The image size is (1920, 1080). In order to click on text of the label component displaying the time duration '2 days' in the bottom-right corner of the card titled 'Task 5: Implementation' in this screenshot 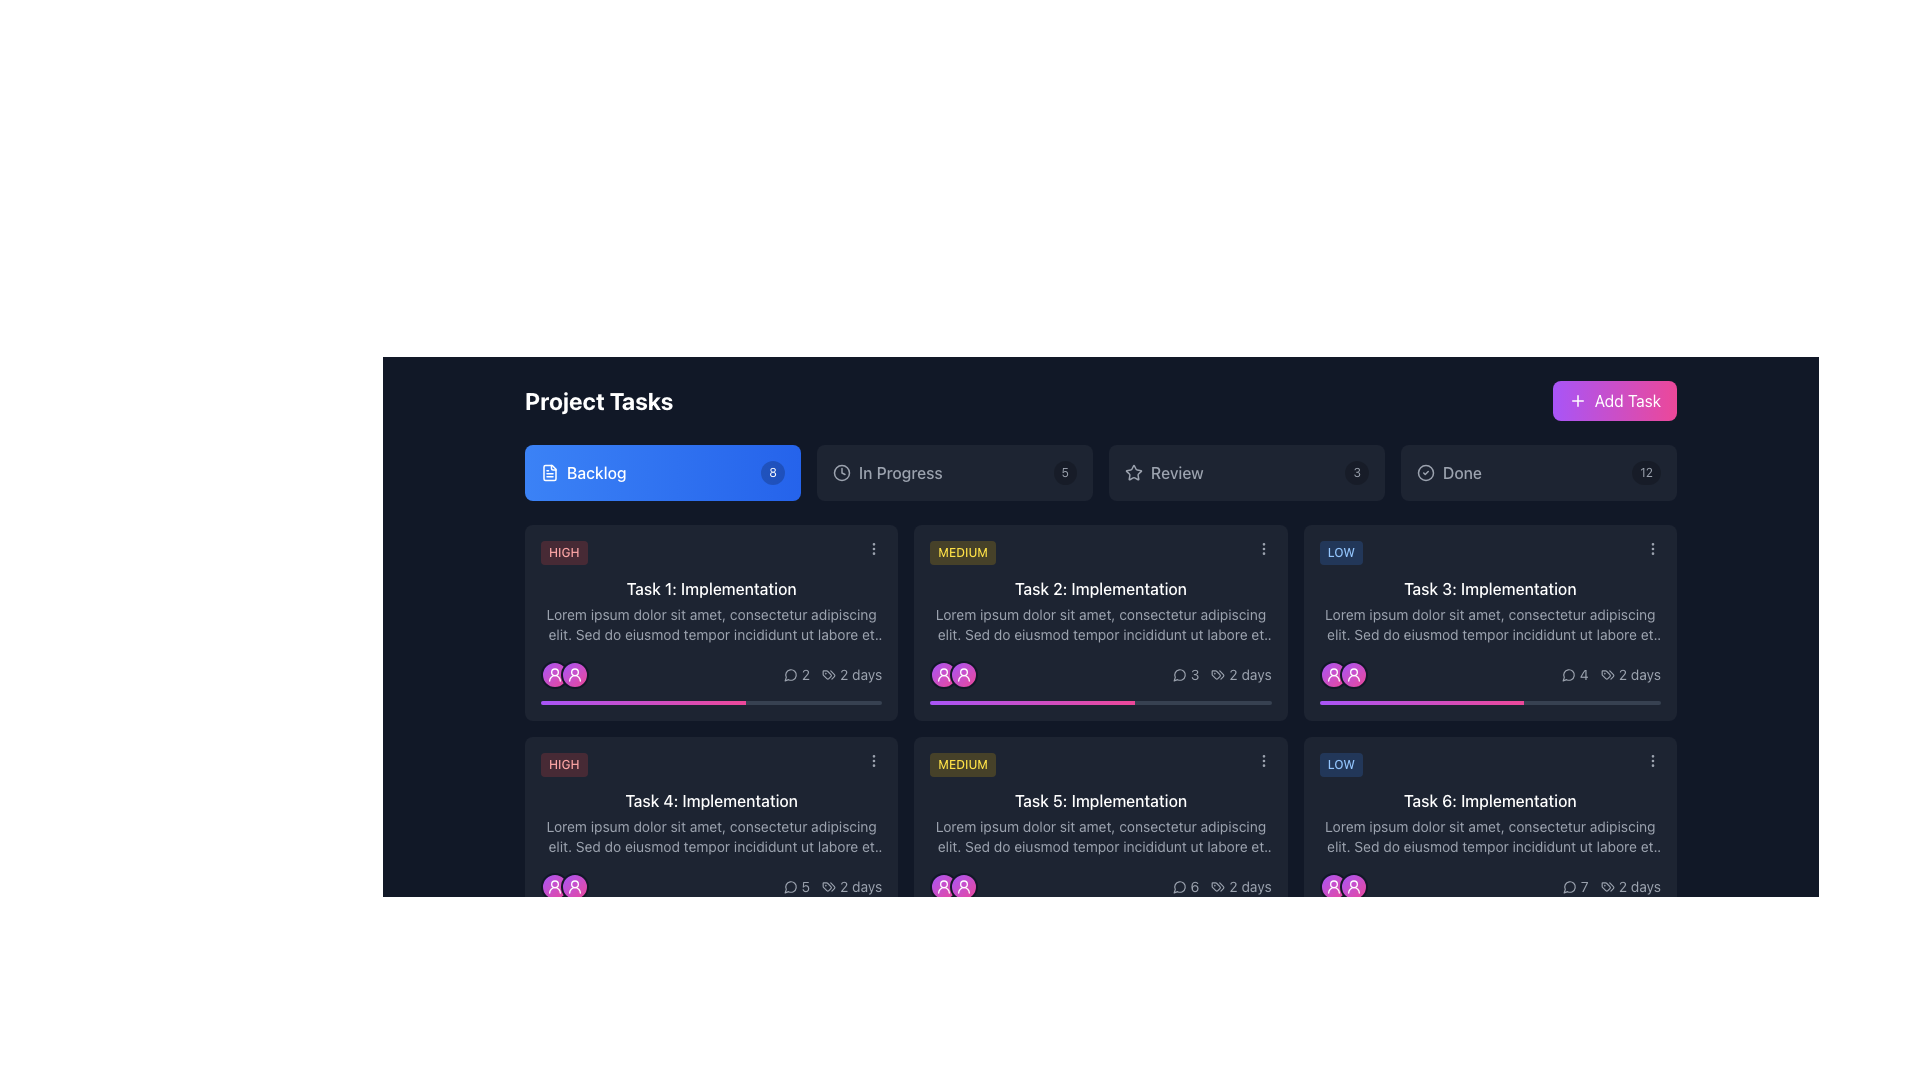, I will do `click(1221, 886)`.